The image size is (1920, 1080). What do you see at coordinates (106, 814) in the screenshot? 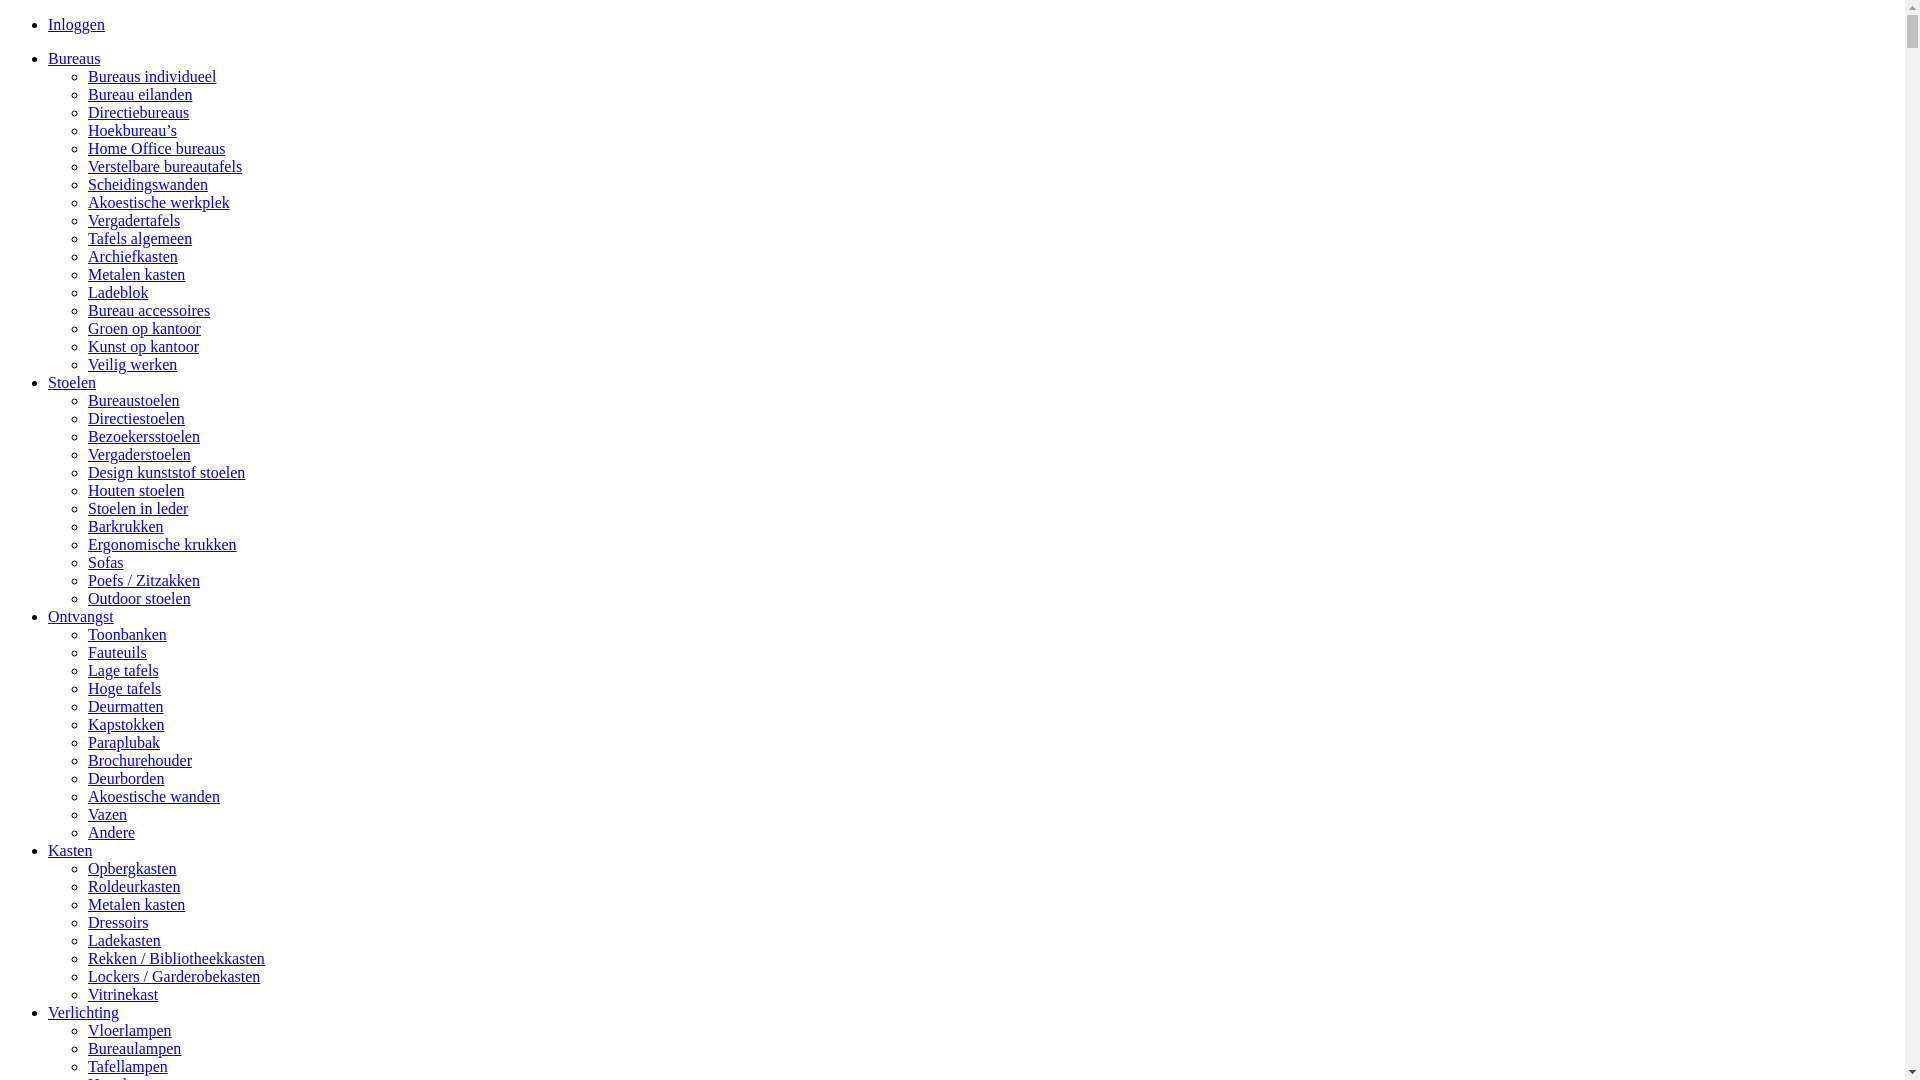
I see `'Vazen'` at bounding box center [106, 814].